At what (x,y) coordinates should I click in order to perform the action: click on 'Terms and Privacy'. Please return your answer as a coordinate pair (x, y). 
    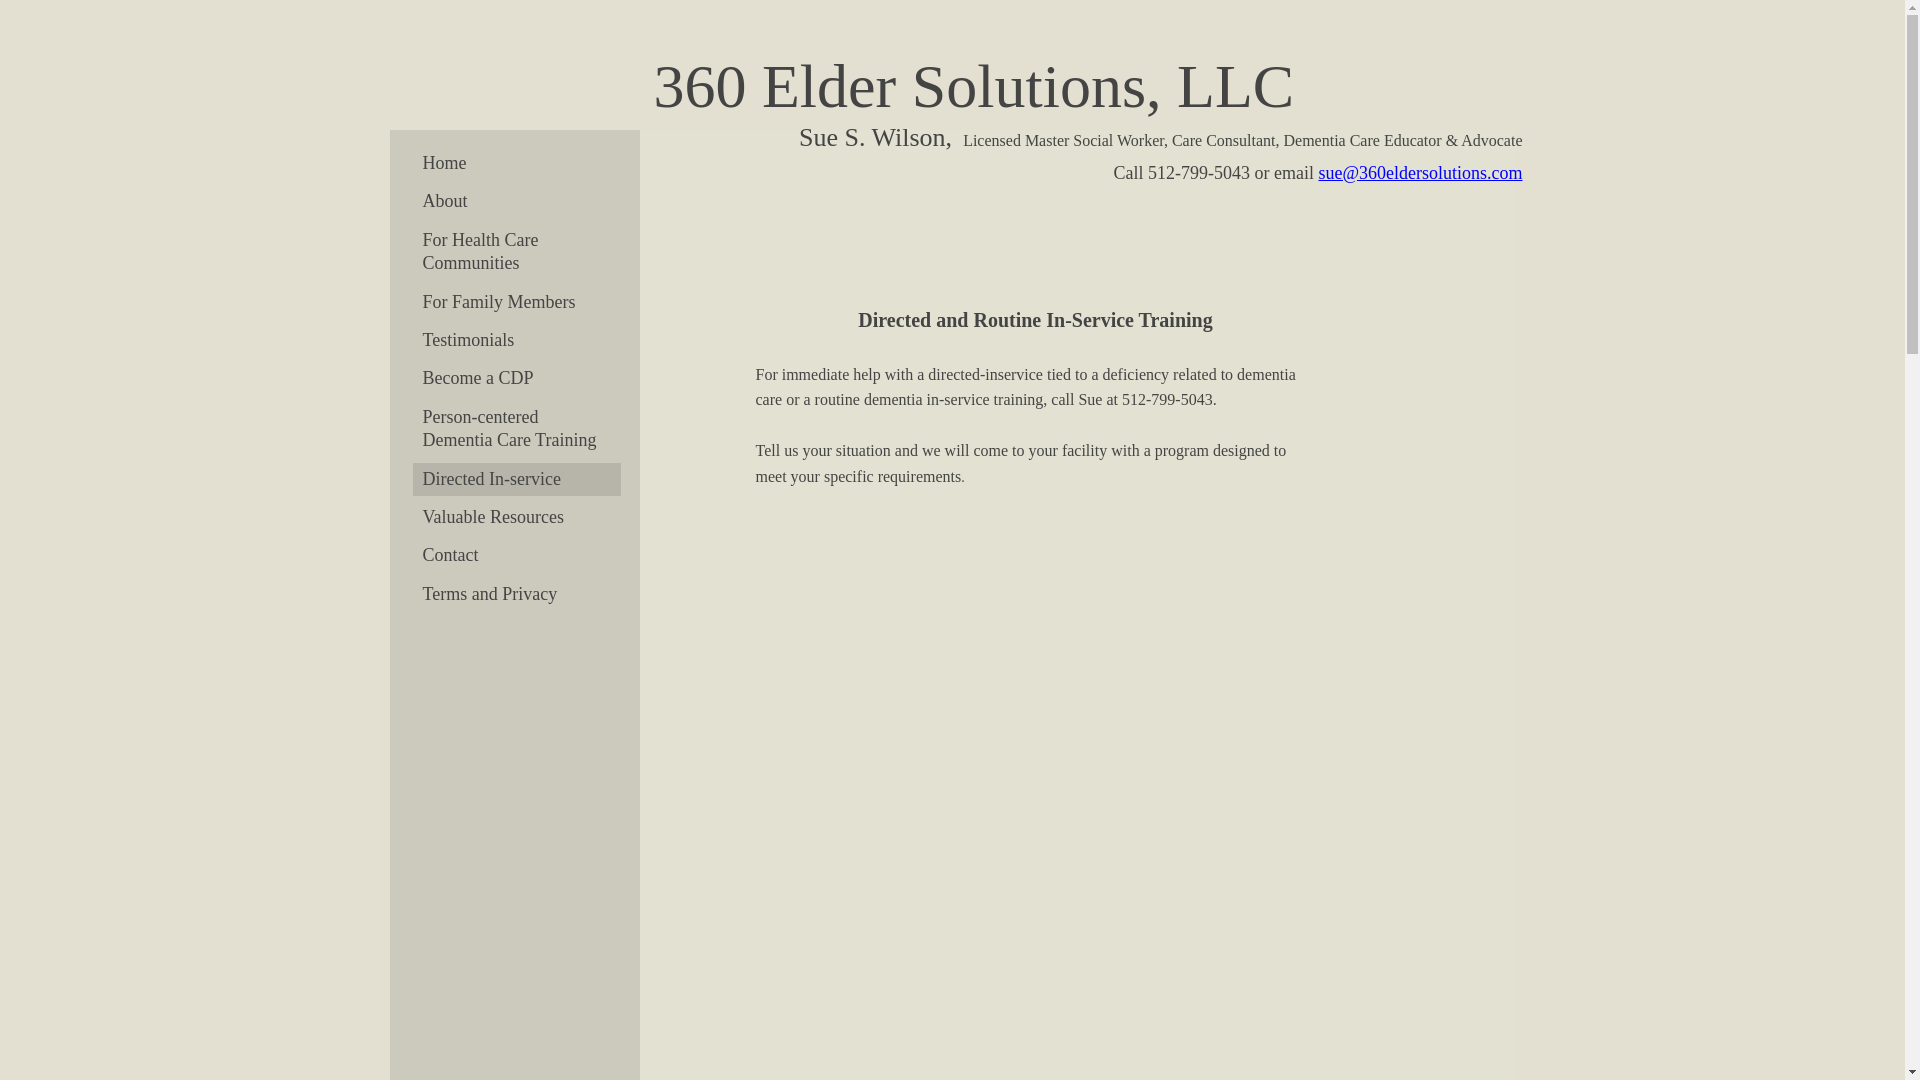
    Looking at the image, I should click on (515, 593).